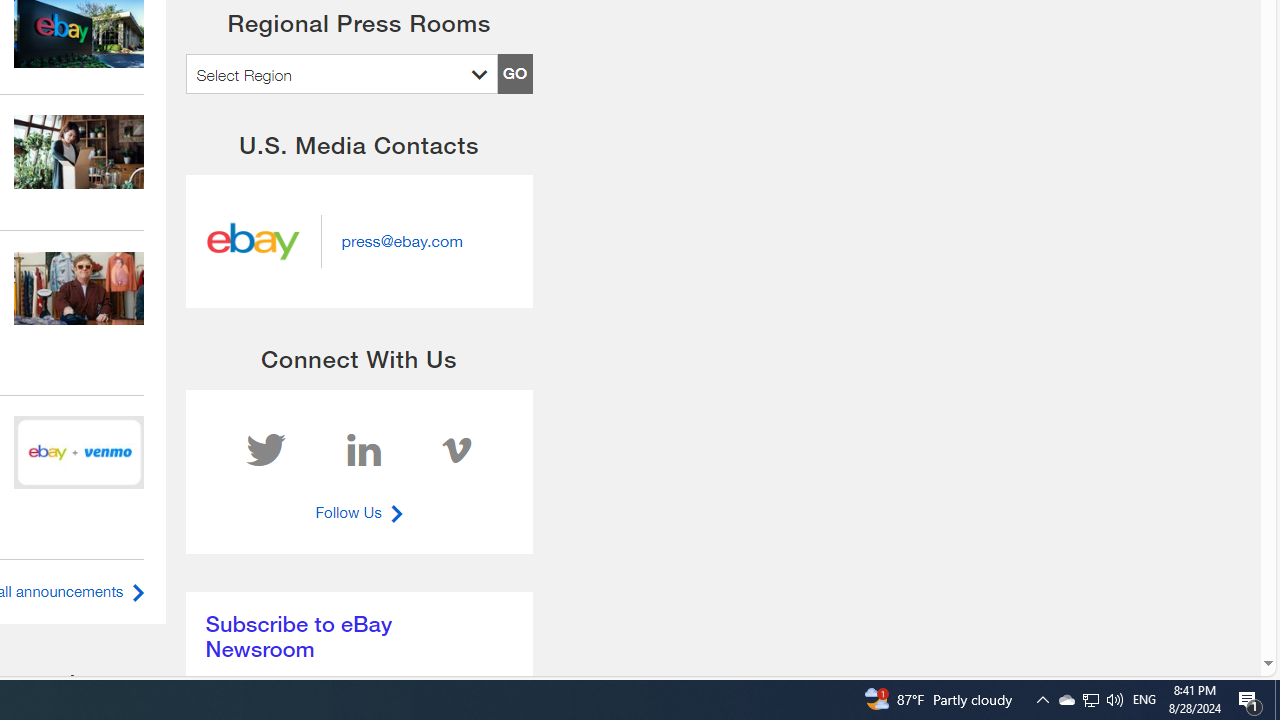 This screenshot has width=1280, height=720. Describe the element at coordinates (79, 288) in the screenshot. I see `'969302575'` at that location.